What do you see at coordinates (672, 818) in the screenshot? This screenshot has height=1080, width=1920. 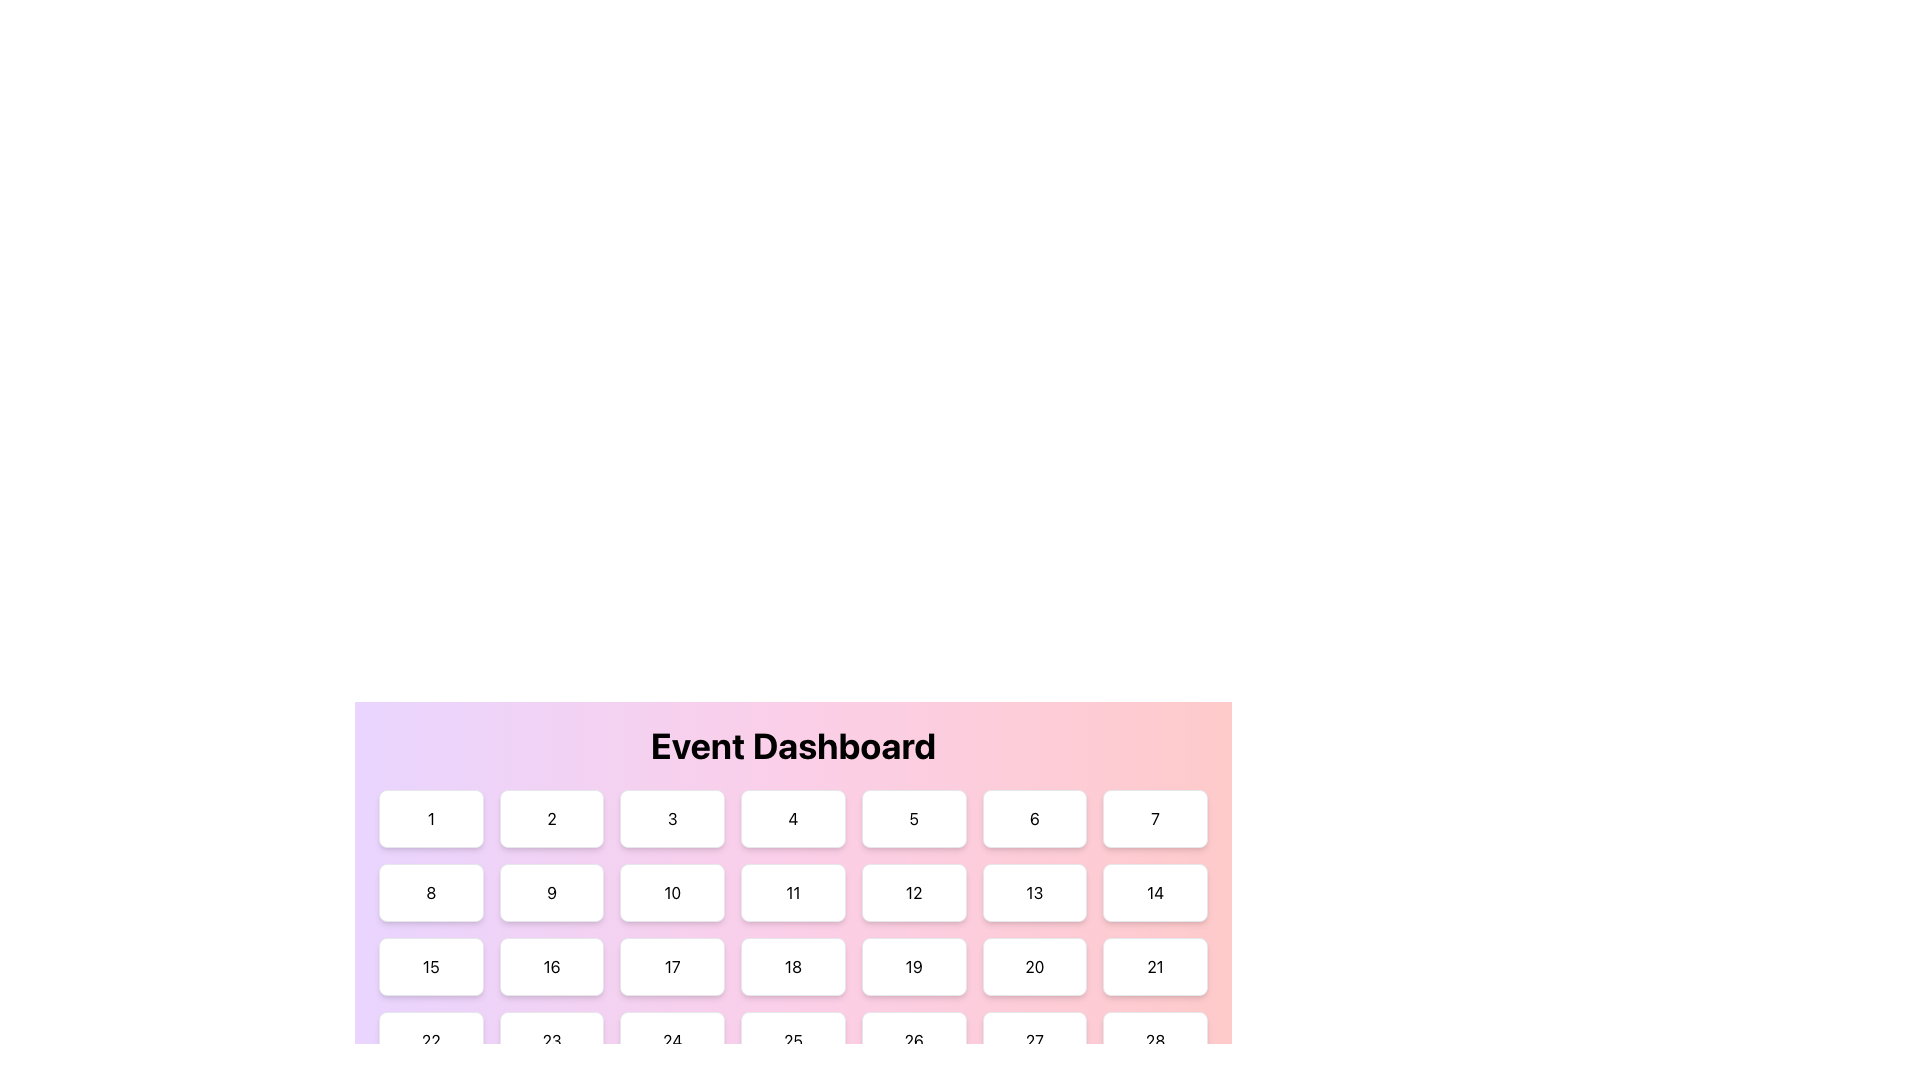 I see `the rounded rectangular button displaying the number '3' to observe its potential effect` at bounding box center [672, 818].